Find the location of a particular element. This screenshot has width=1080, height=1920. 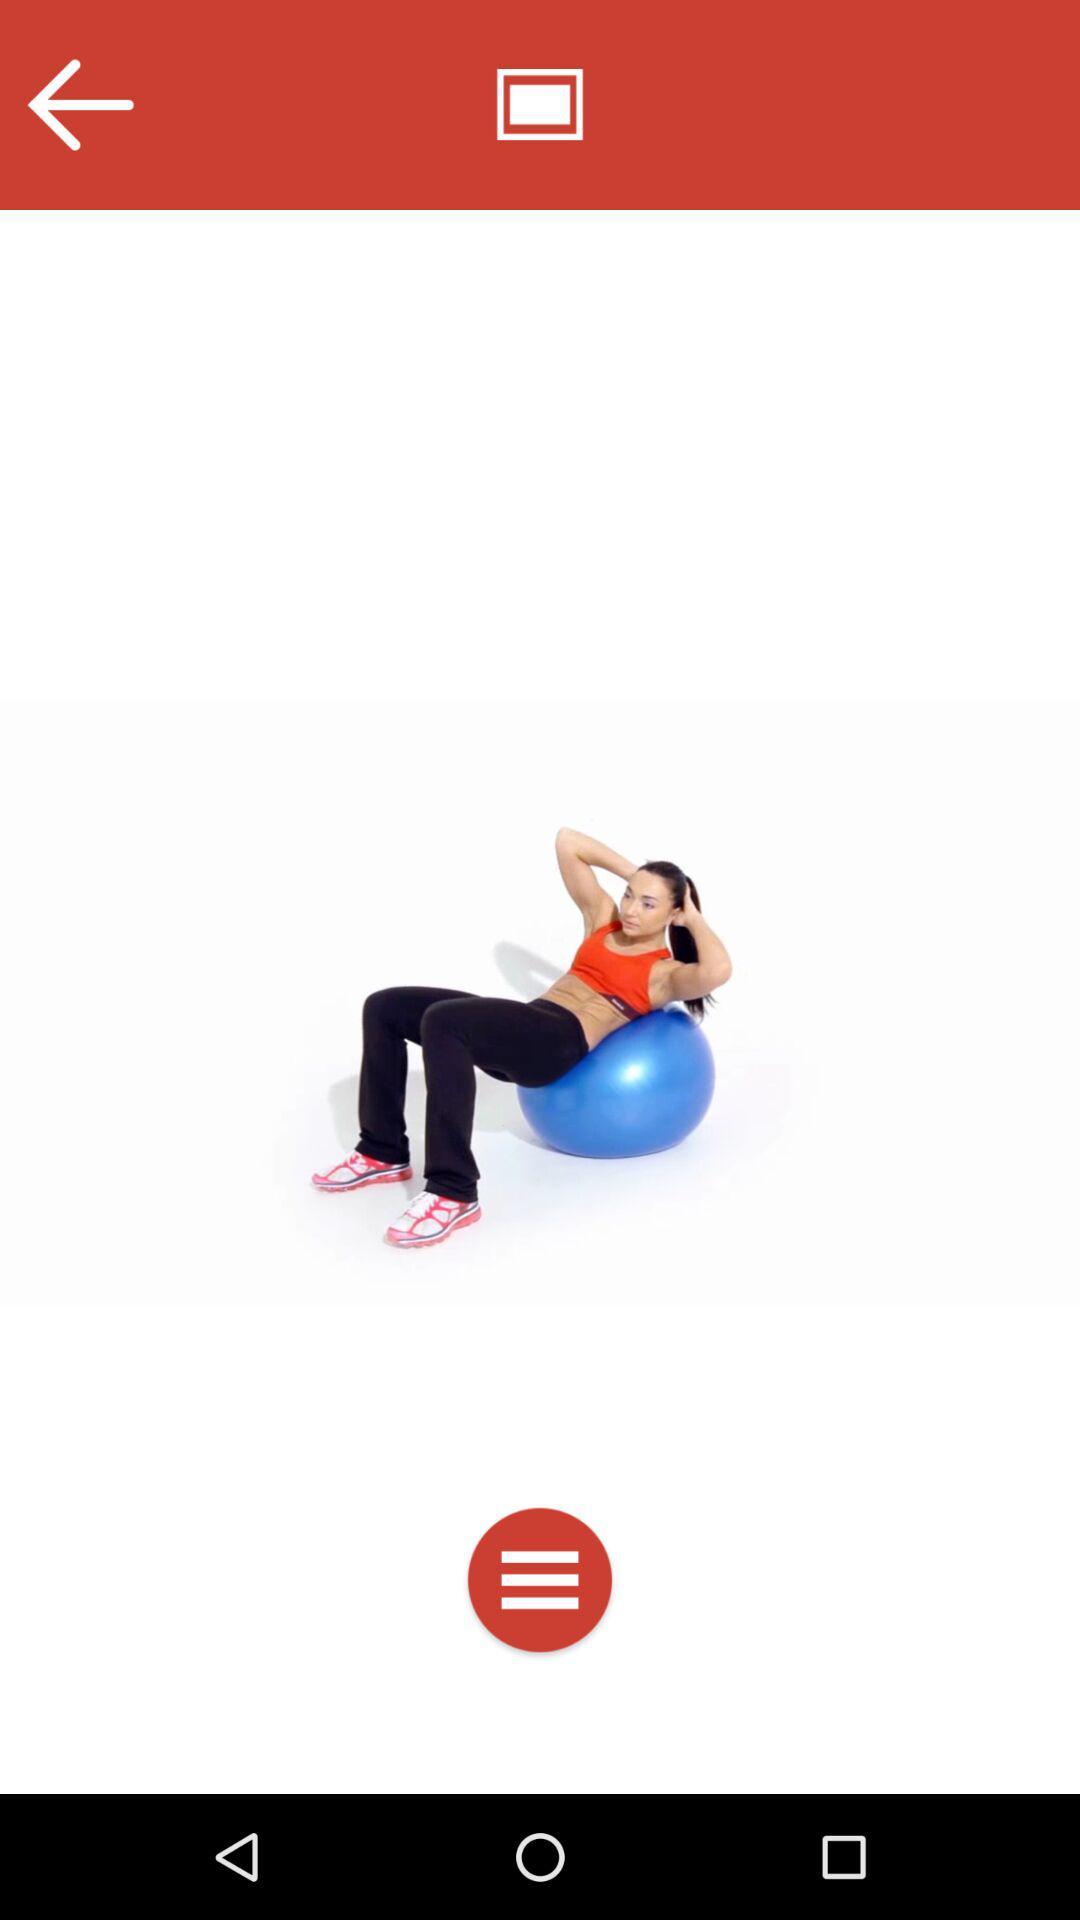

open the menu bar is located at coordinates (540, 1583).